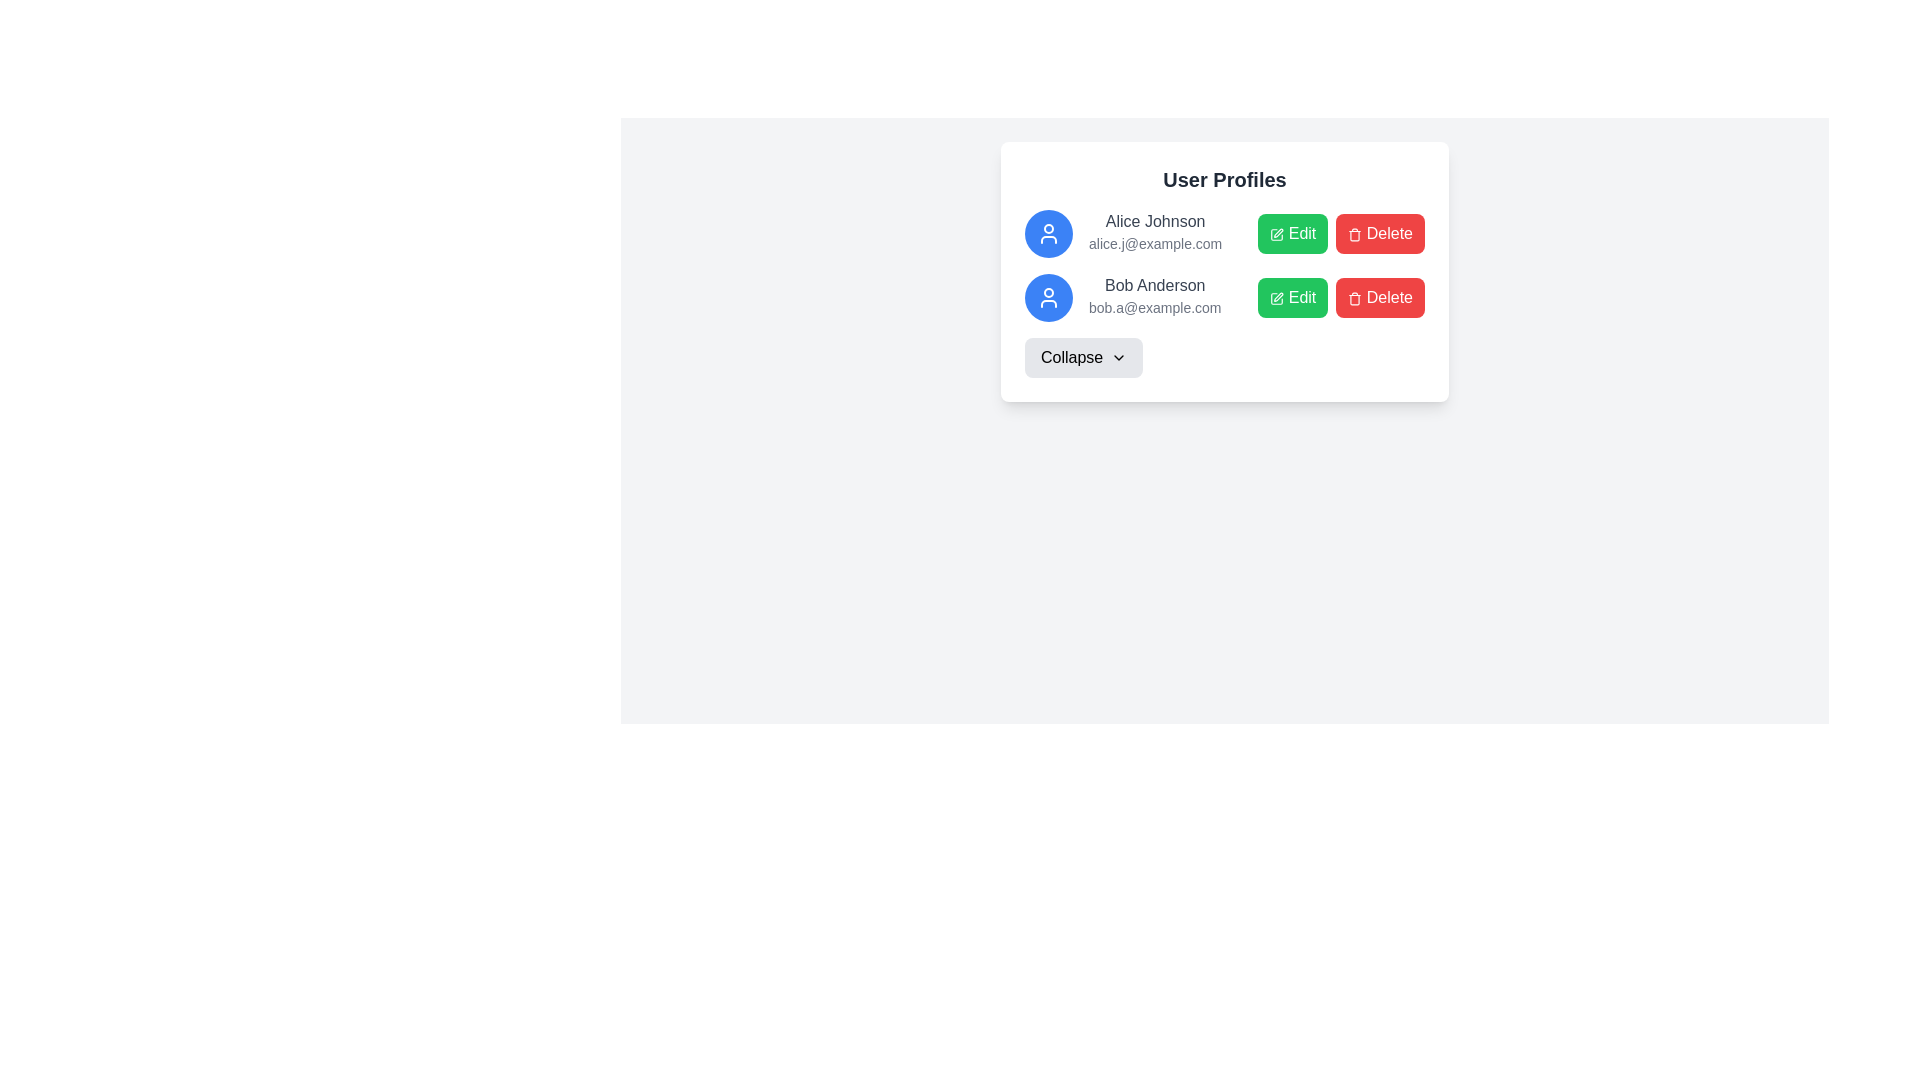  What do you see at coordinates (1341, 297) in the screenshot?
I see `the red 'Delete' button in the button group associated with user 'Bob Anderson' to invoke its actions` at bounding box center [1341, 297].